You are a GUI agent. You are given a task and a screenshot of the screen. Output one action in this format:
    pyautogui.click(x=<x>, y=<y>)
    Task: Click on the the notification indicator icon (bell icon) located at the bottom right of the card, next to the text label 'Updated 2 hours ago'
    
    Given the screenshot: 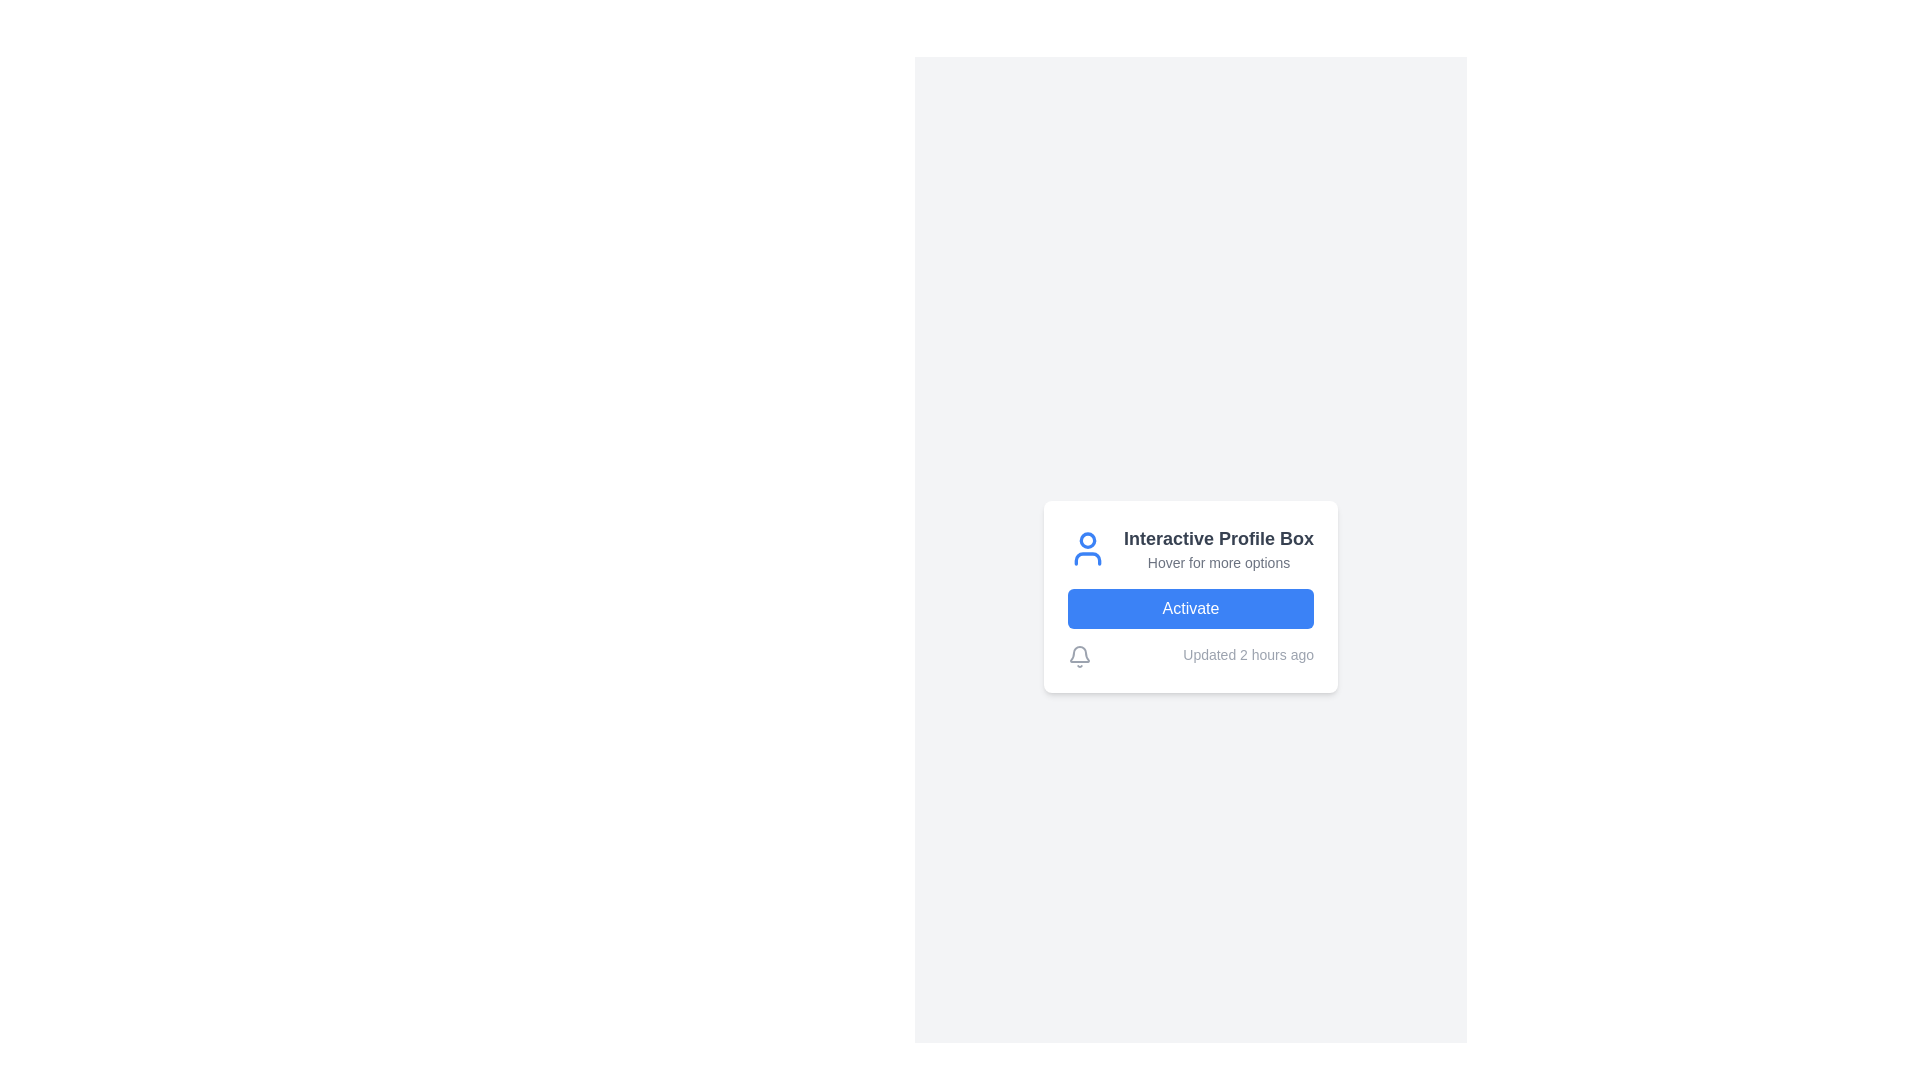 What is the action you would take?
    pyautogui.click(x=1079, y=656)
    